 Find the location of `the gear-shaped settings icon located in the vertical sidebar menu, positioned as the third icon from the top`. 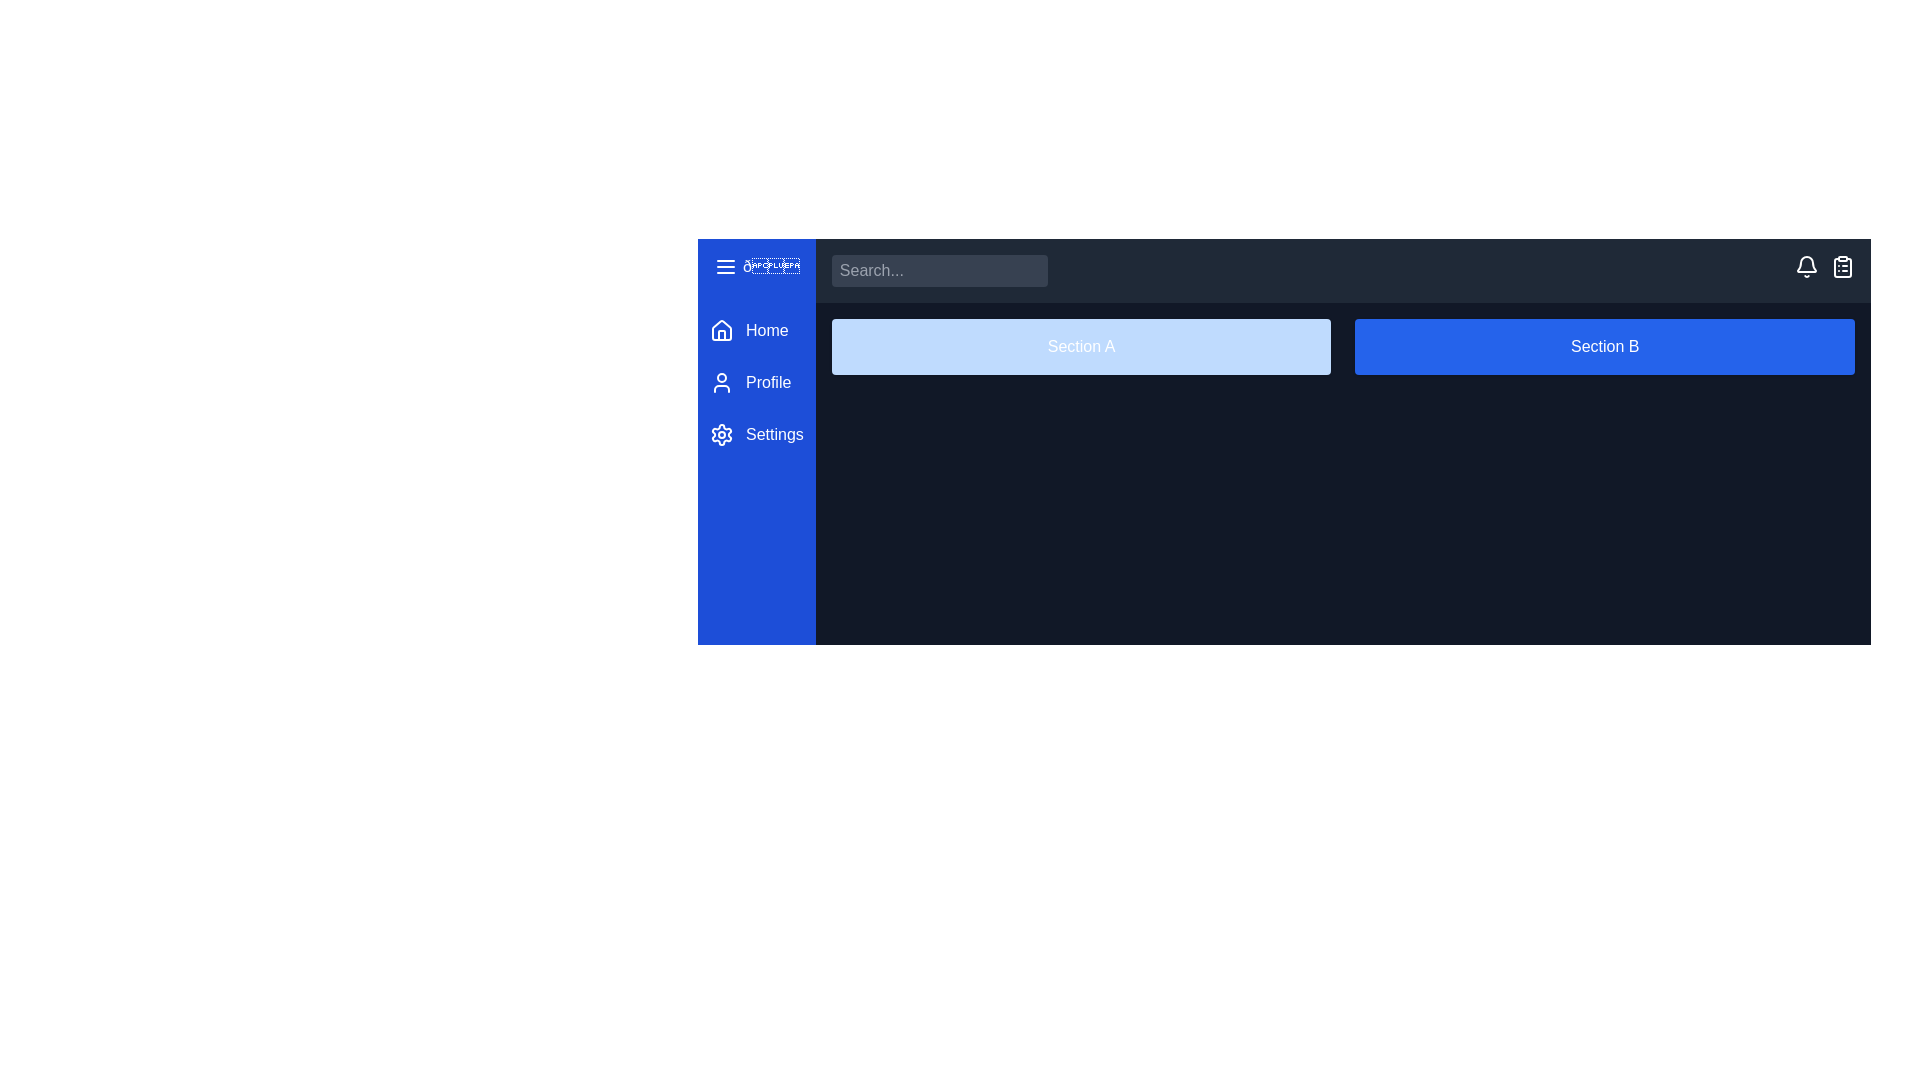

the gear-shaped settings icon located in the vertical sidebar menu, positioned as the third icon from the top is located at coordinates (720, 434).